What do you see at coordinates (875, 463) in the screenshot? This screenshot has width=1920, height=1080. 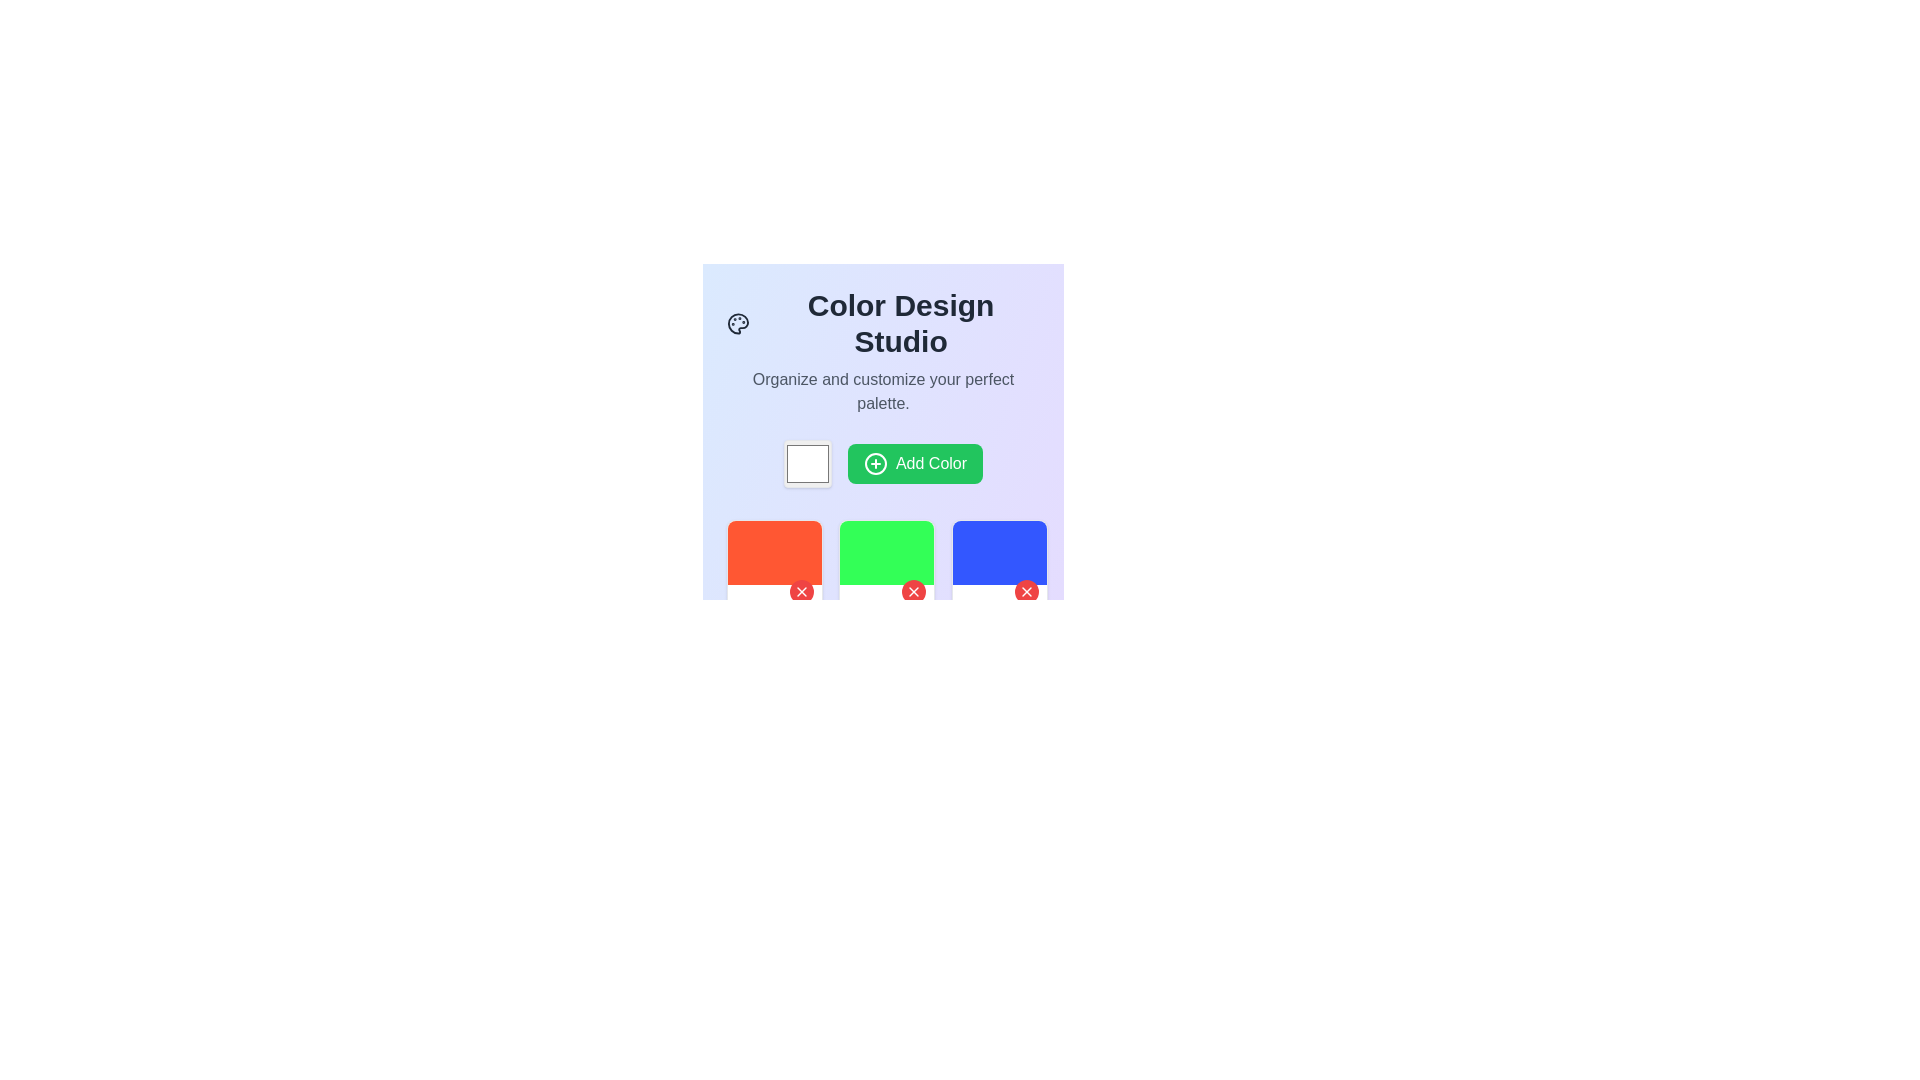 I see `the circular icon with a green border and a white plus symbol, which is positioned to the left of the 'Add Color' button` at bounding box center [875, 463].